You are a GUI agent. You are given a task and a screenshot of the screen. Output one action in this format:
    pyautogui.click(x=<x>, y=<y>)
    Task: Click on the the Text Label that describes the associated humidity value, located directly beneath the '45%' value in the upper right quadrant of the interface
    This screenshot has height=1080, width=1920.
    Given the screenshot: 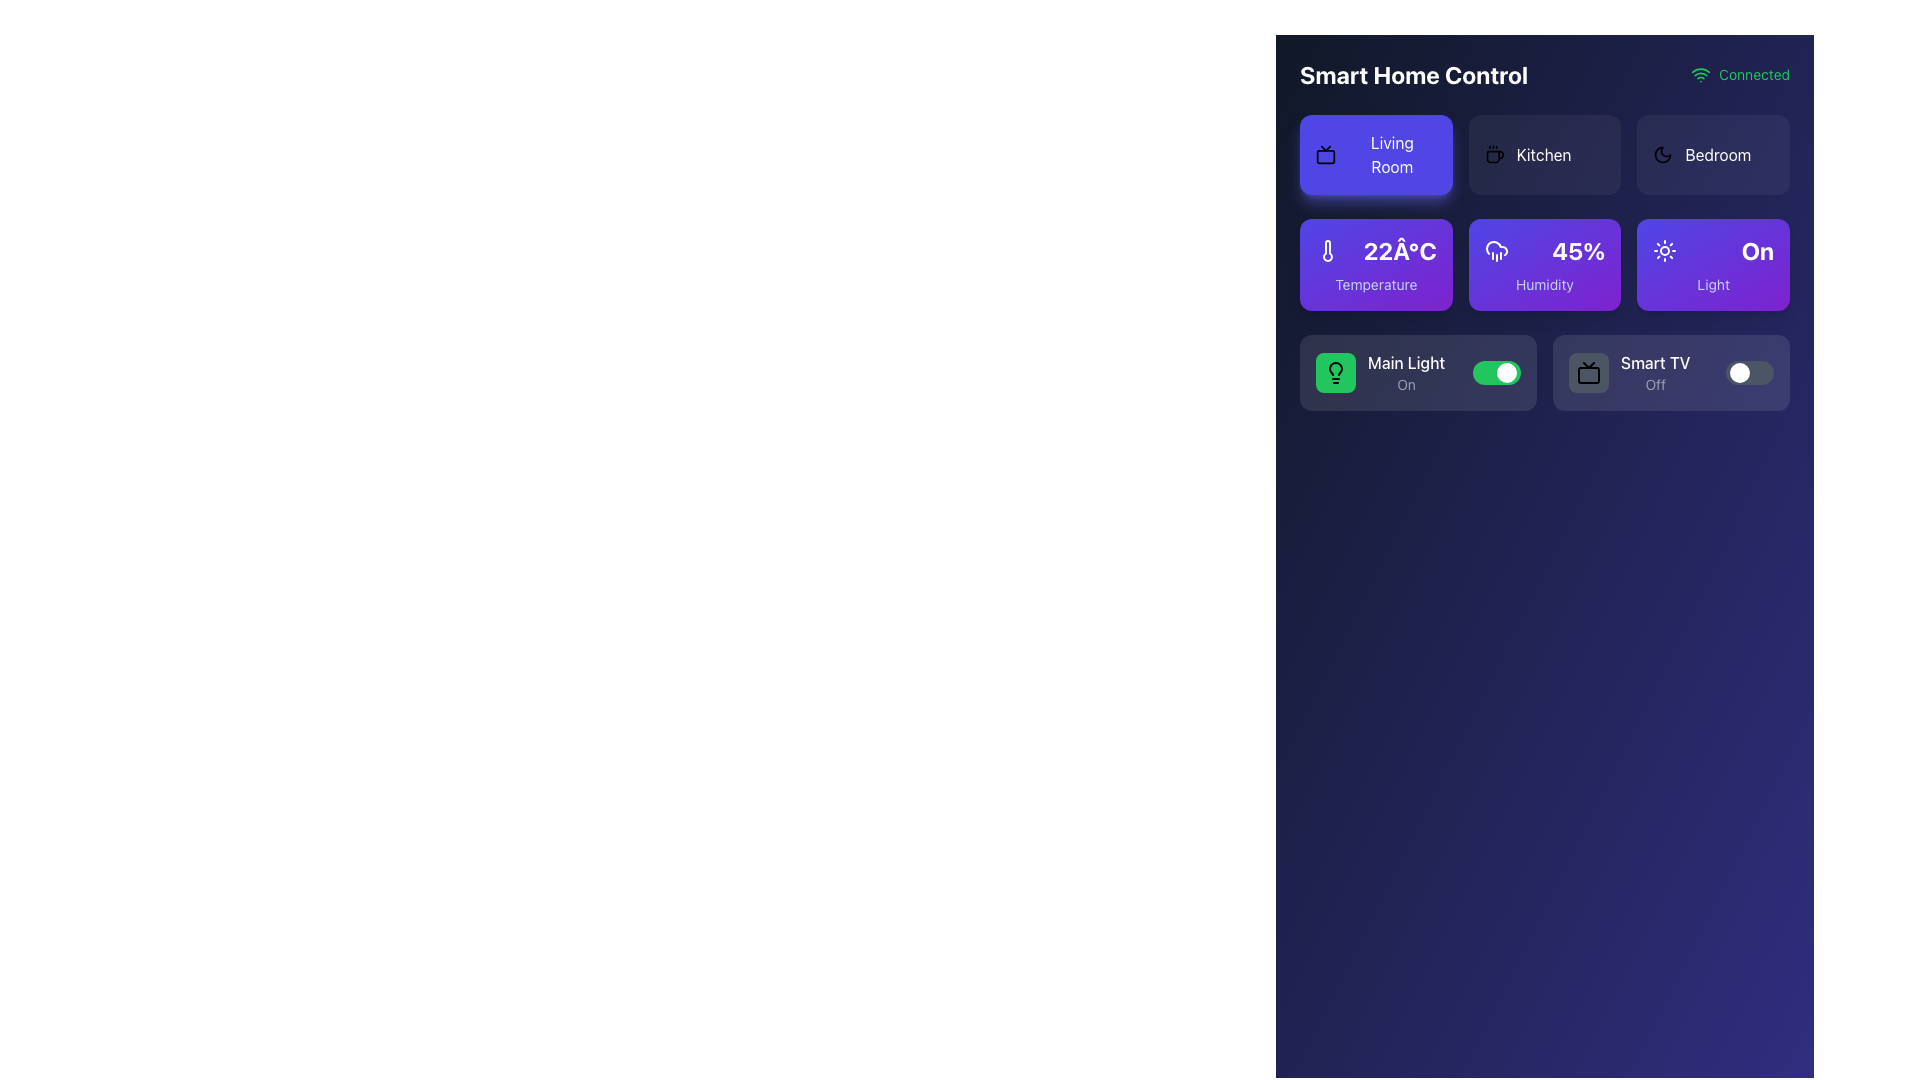 What is the action you would take?
    pyautogui.click(x=1544, y=285)
    